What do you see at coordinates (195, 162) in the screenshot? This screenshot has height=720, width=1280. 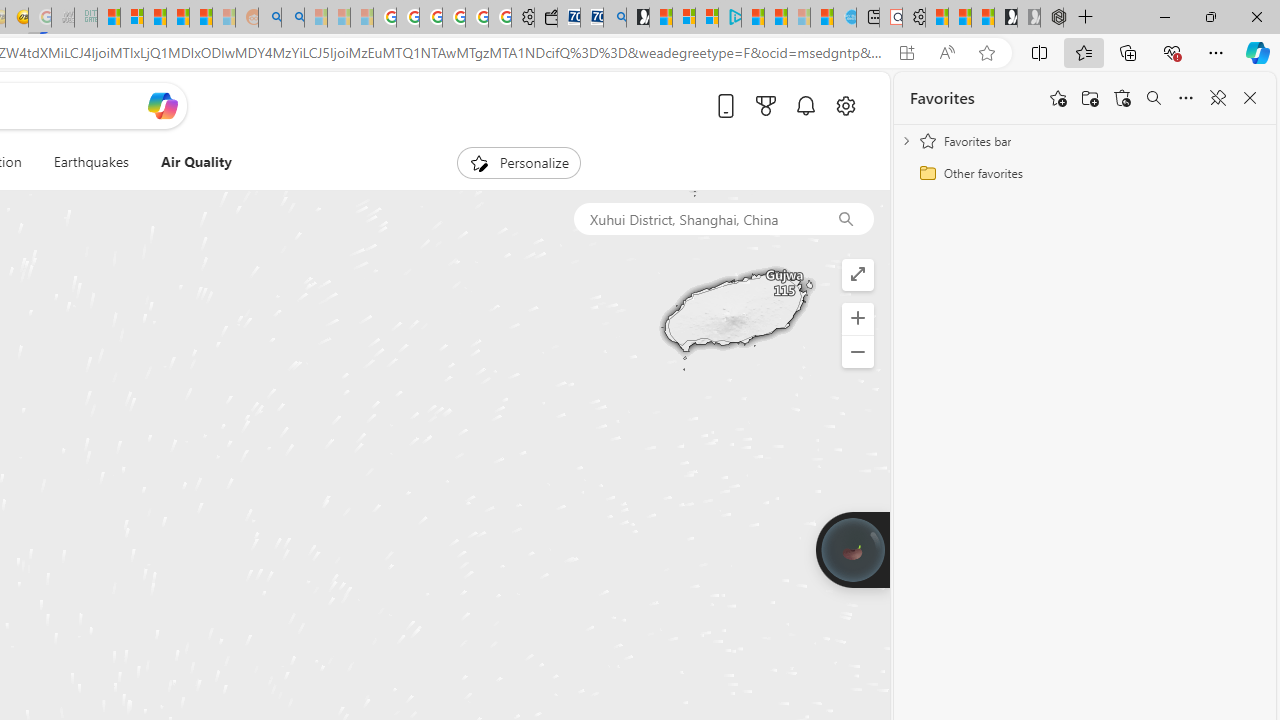 I see `'Air Quality'` at bounding box center [195, 162].